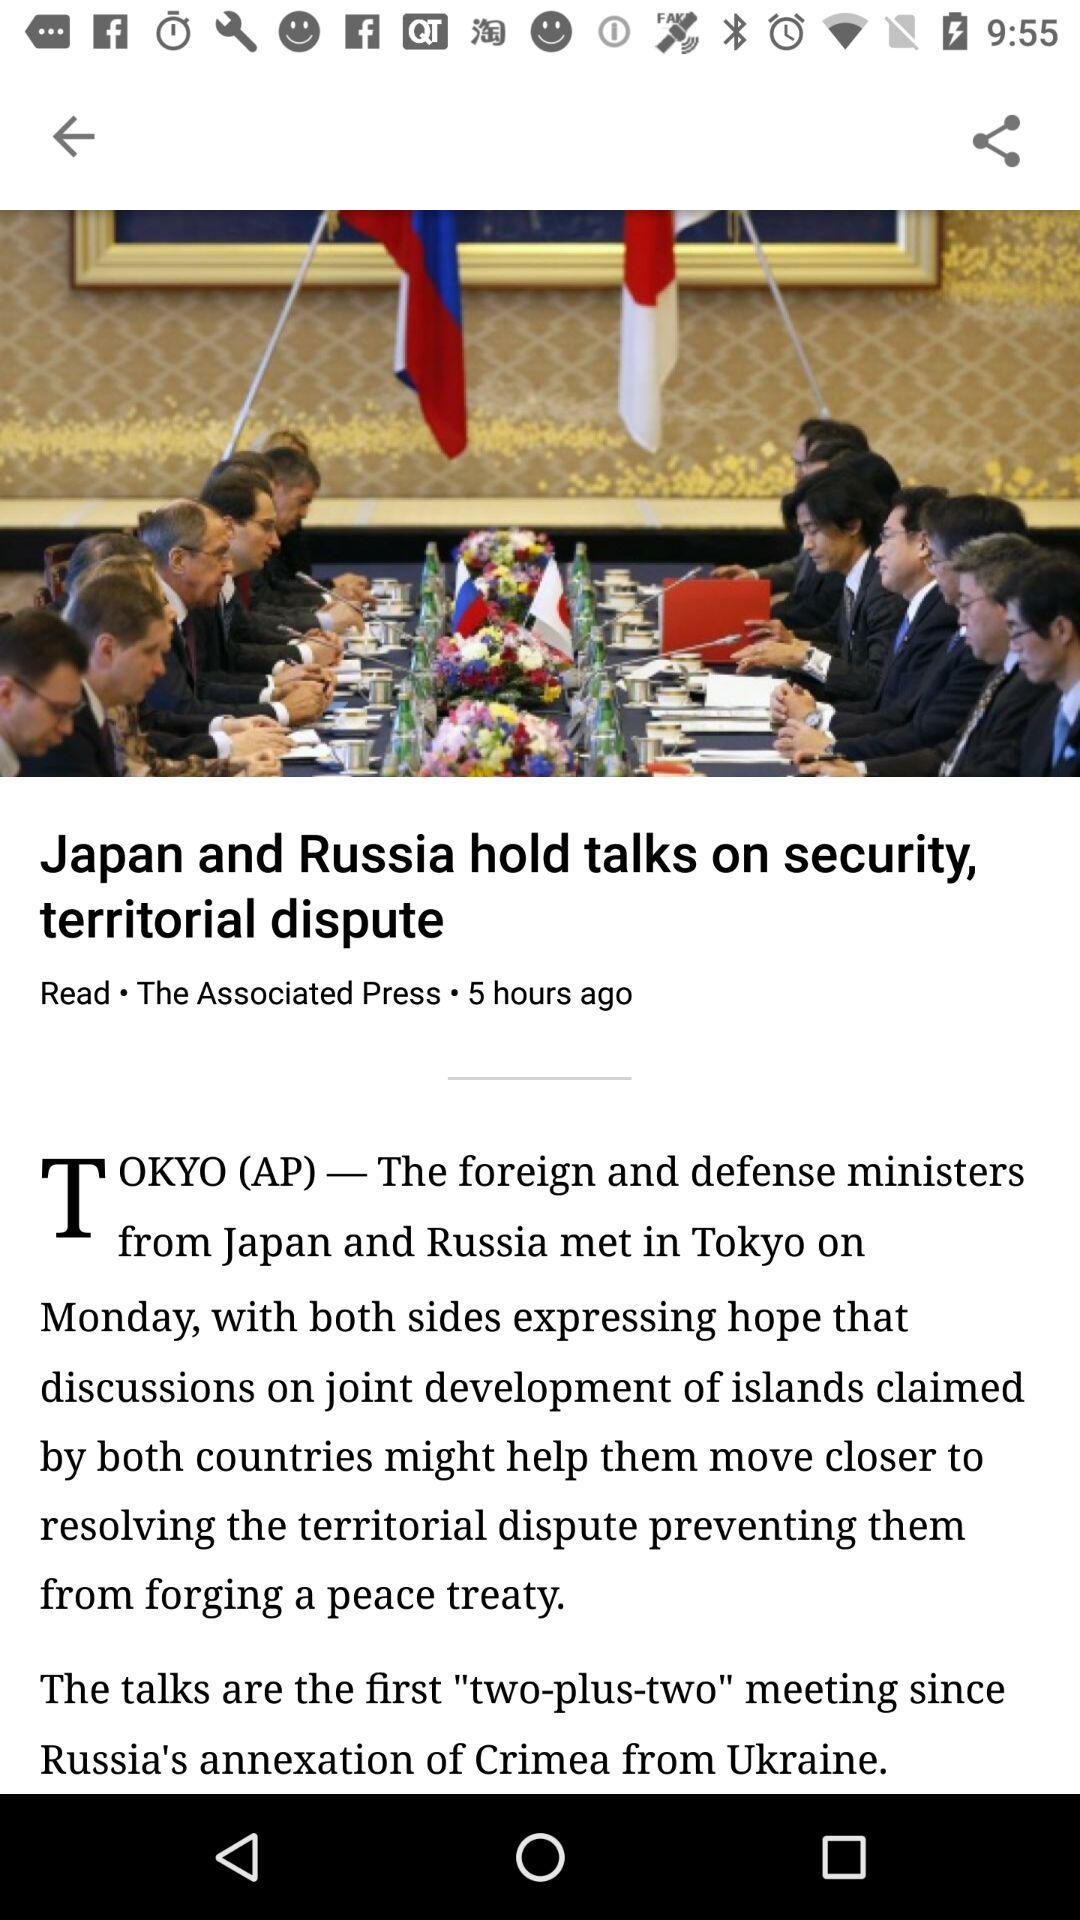 This screenshot has width=1080, height=1920. I want to click on share the article, so click(995, 135).